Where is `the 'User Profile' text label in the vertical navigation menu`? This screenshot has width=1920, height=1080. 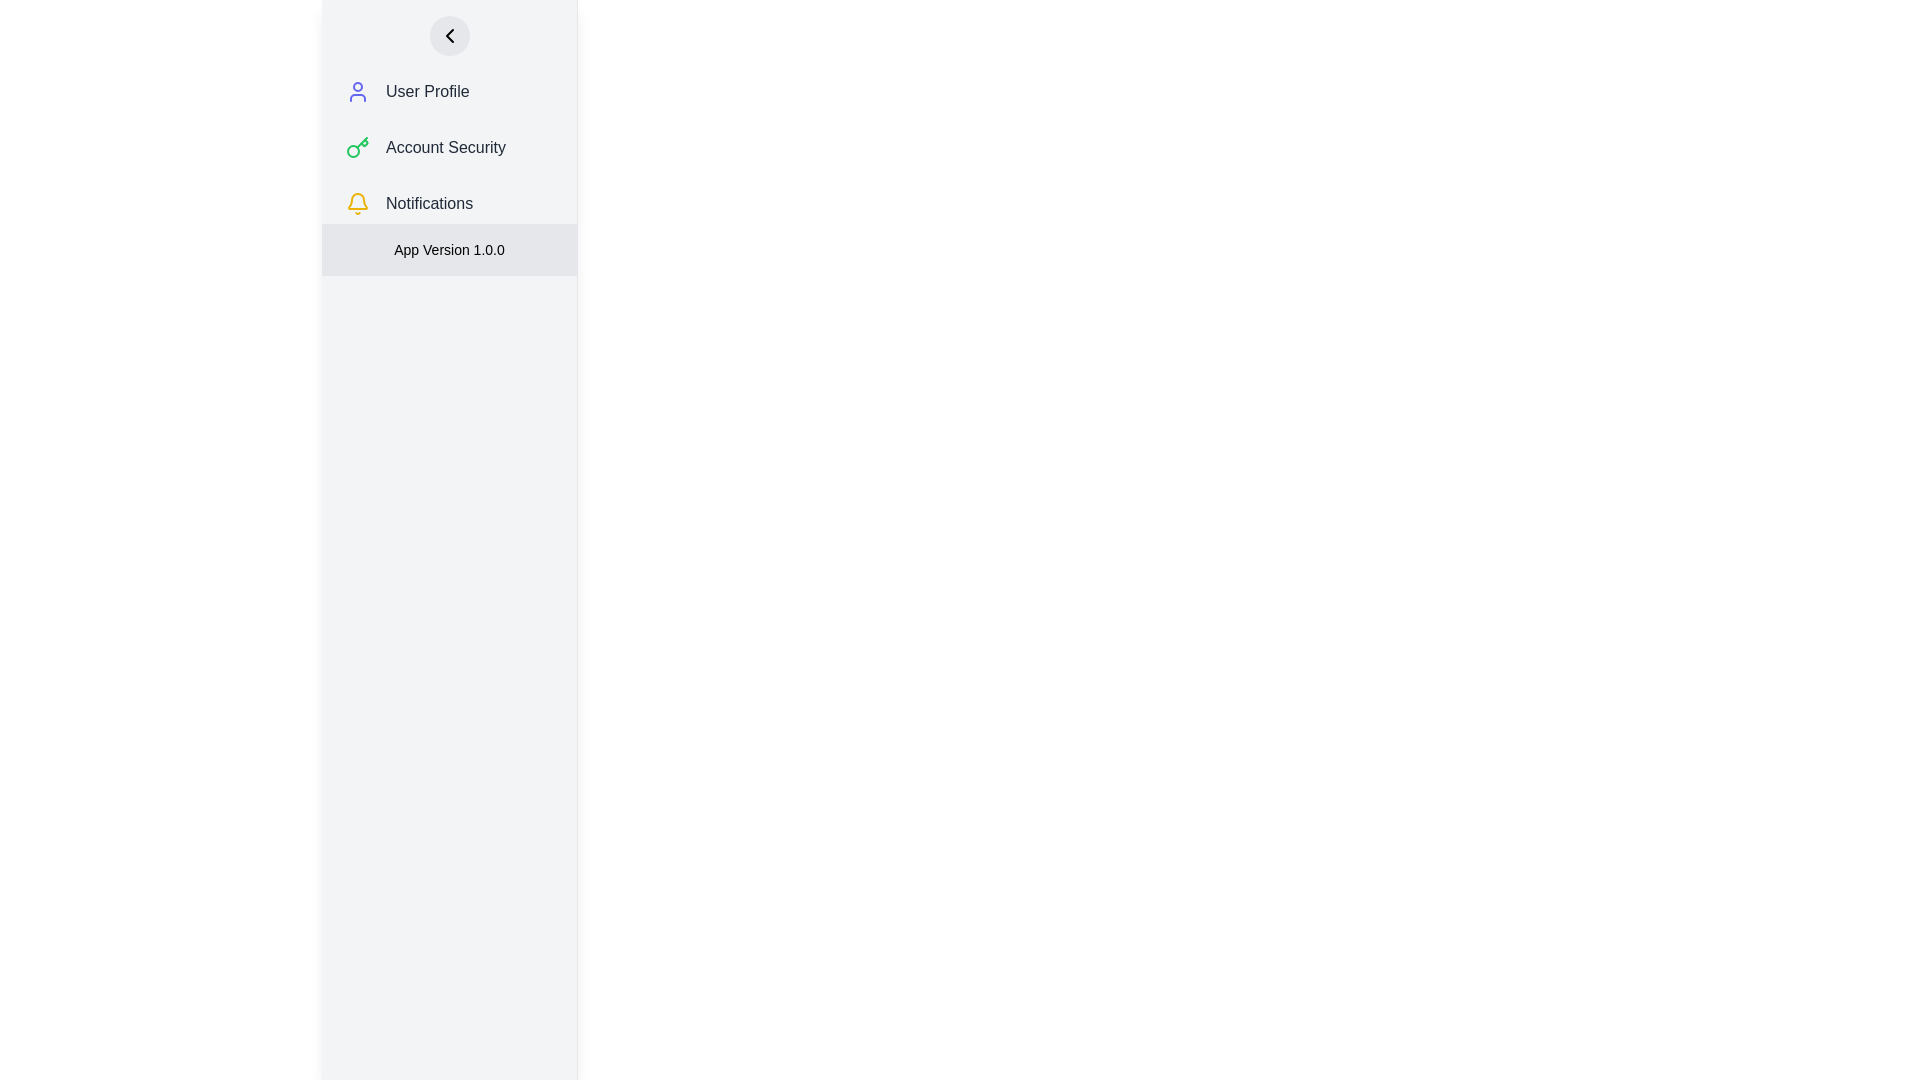
the 'User Profile' text label in the vertical navigation menu is located at coordinates (426, 92).